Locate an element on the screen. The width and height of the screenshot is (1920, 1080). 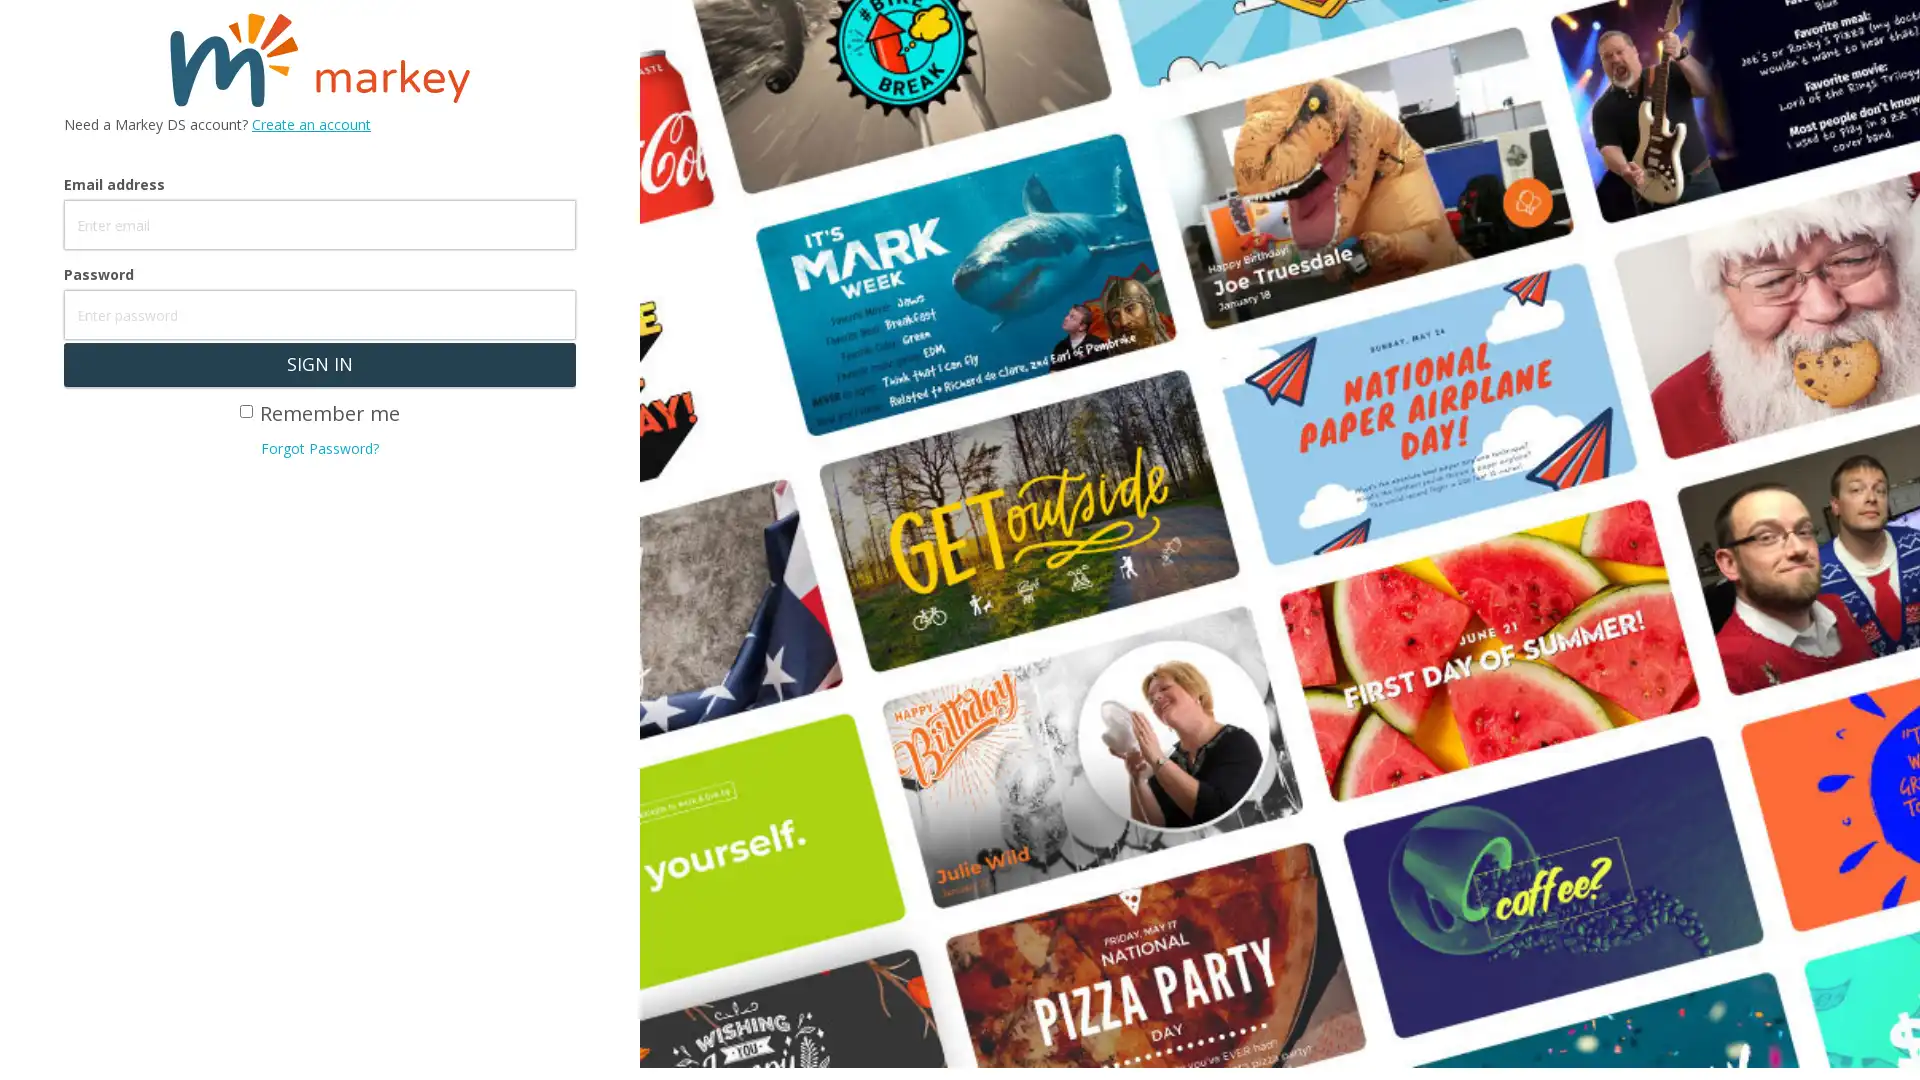
SIGN IN is located at coordinates (318, 364).